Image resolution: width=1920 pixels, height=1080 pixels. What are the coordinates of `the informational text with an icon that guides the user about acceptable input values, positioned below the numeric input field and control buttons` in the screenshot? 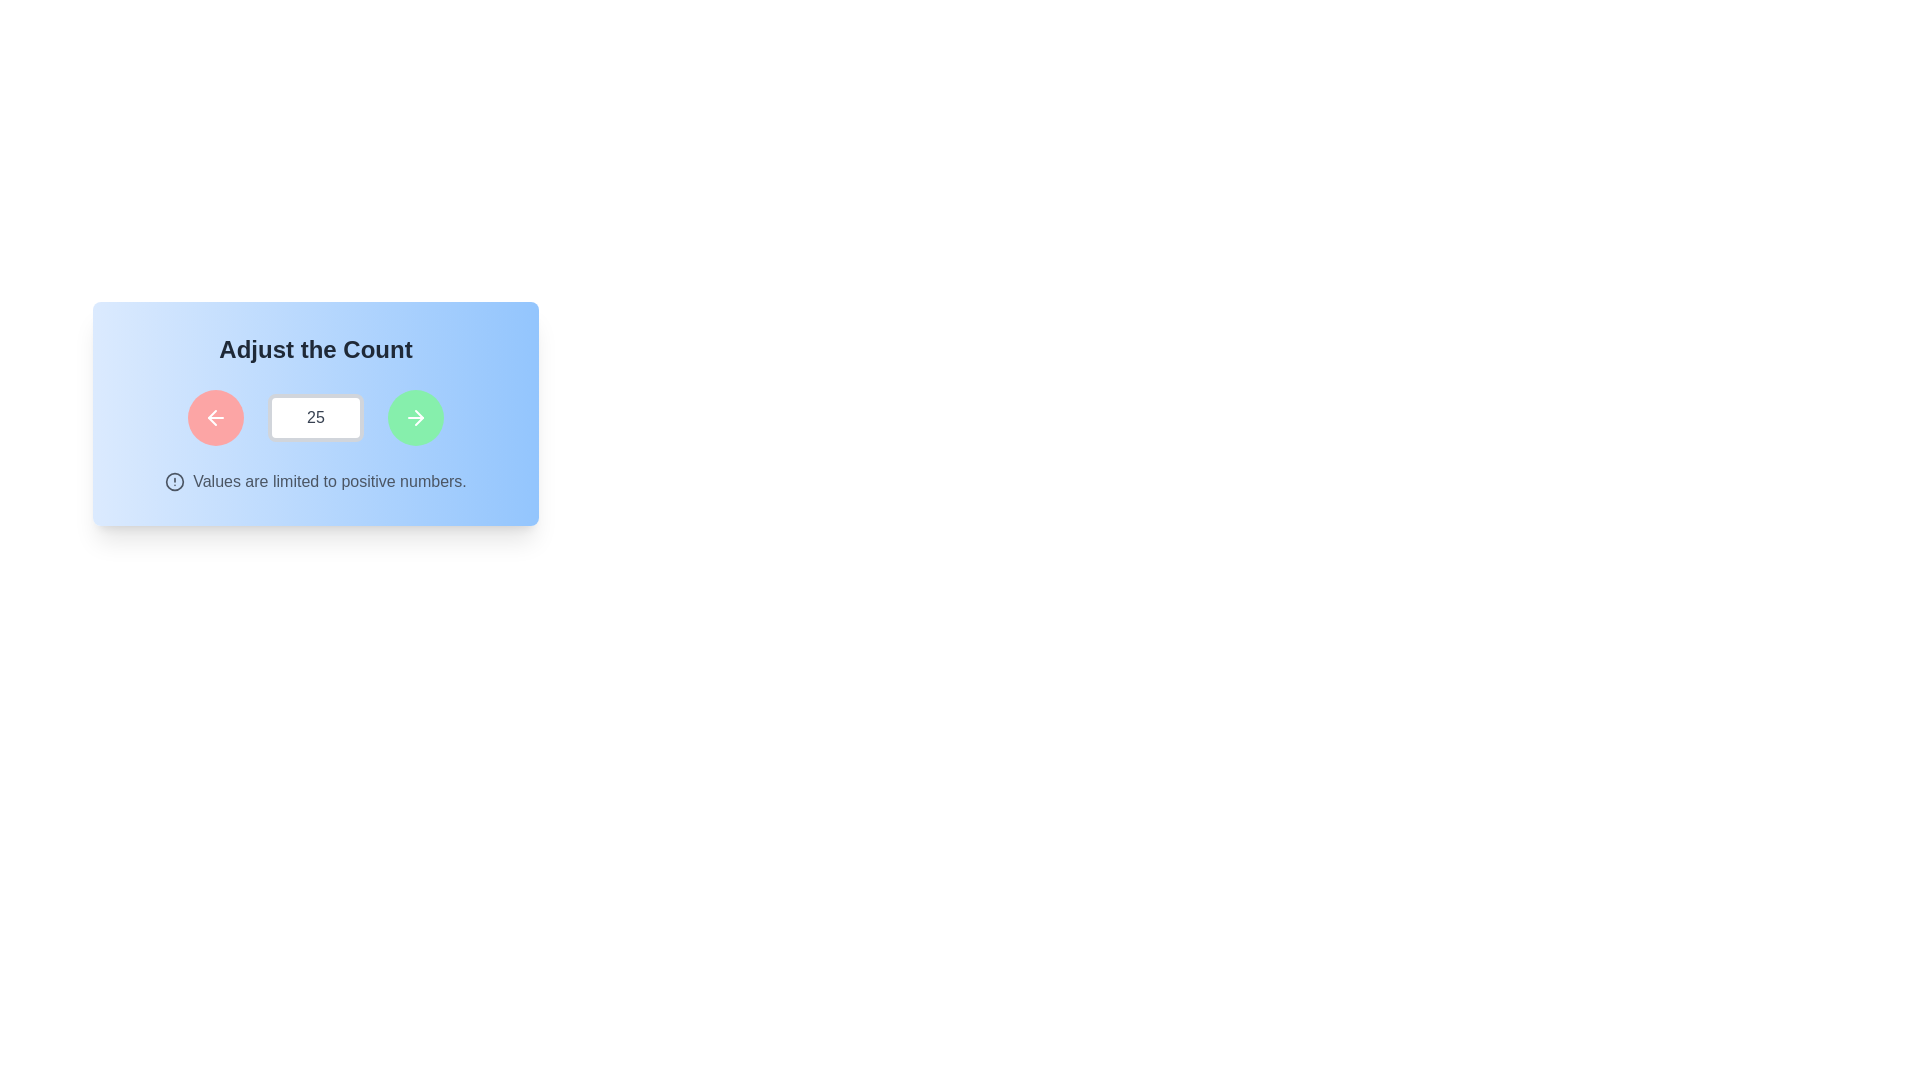 It's located at (315, 482).